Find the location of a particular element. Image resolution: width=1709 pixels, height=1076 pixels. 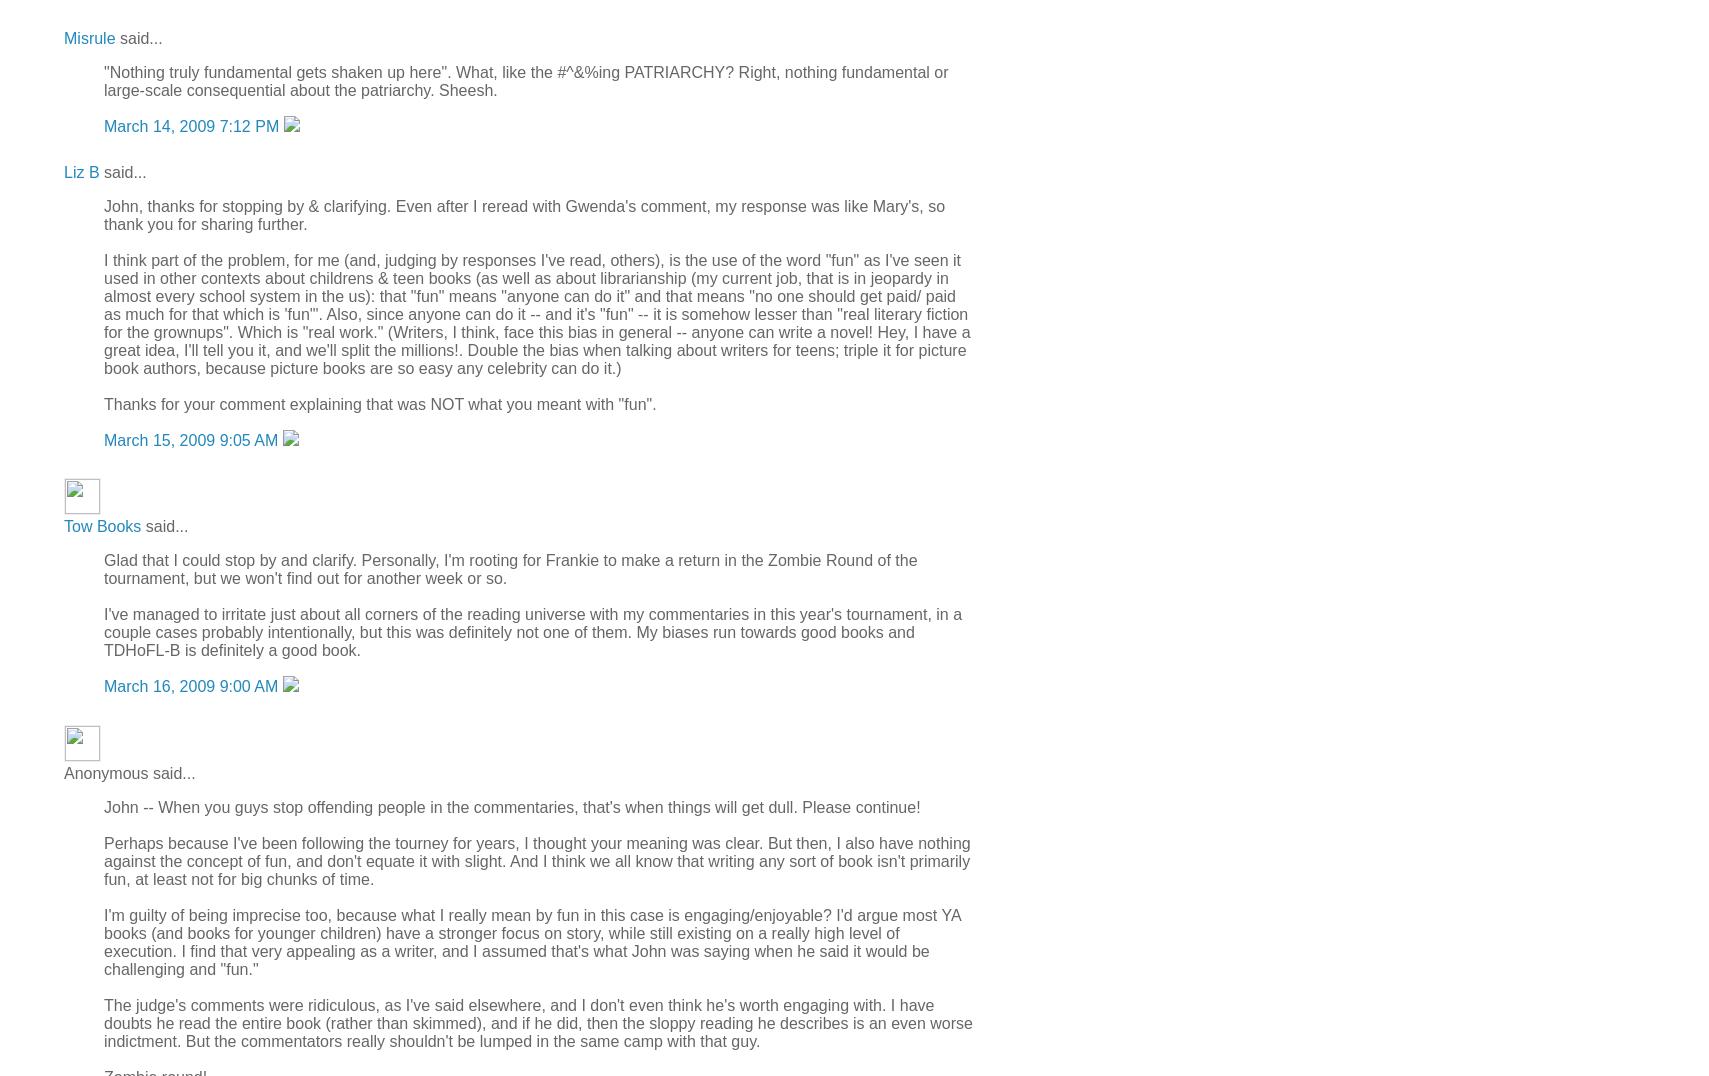

'Thanks for your comment explaining that was NOT what you meant with "fun".' is located at coordinates (379, 404).